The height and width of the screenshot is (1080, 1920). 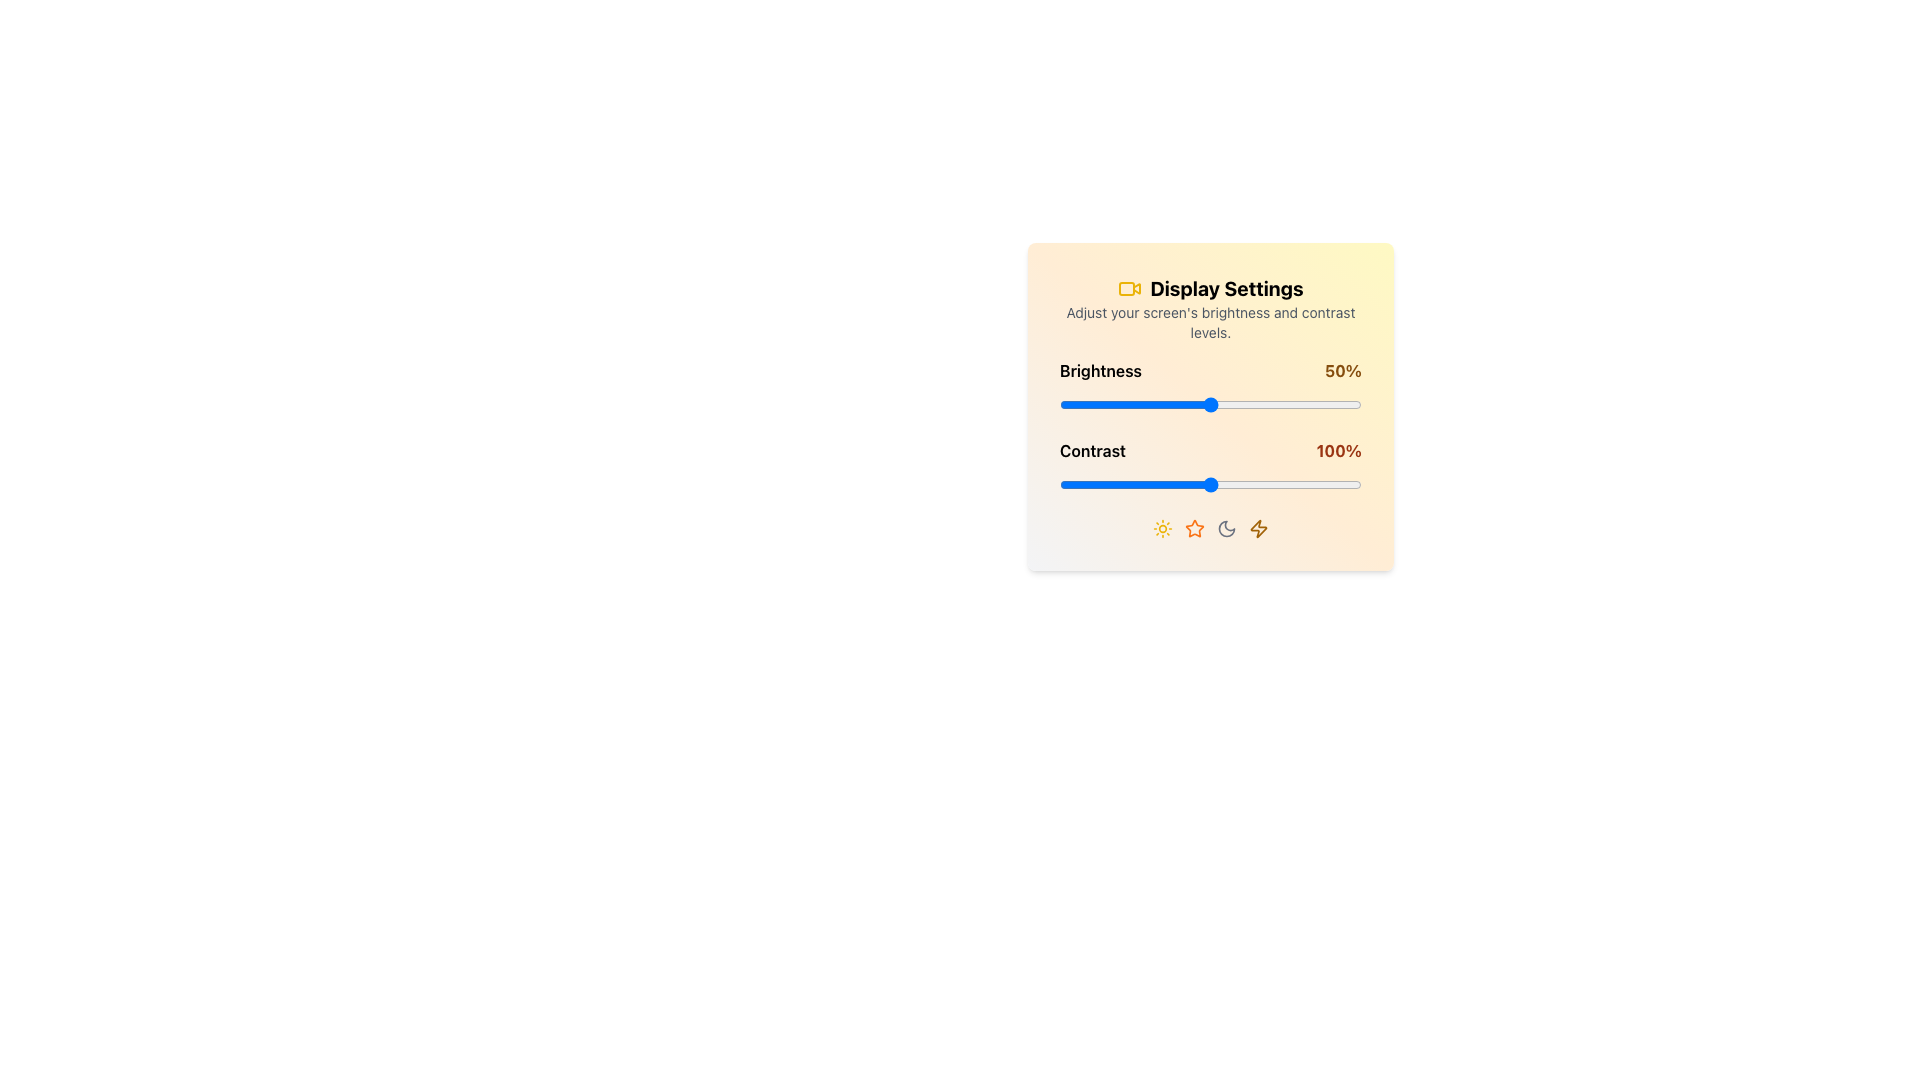 What do you see at coordinates (1111, 485) in the screenshot?
I see `contrast` at bounding box center [1111, 485].